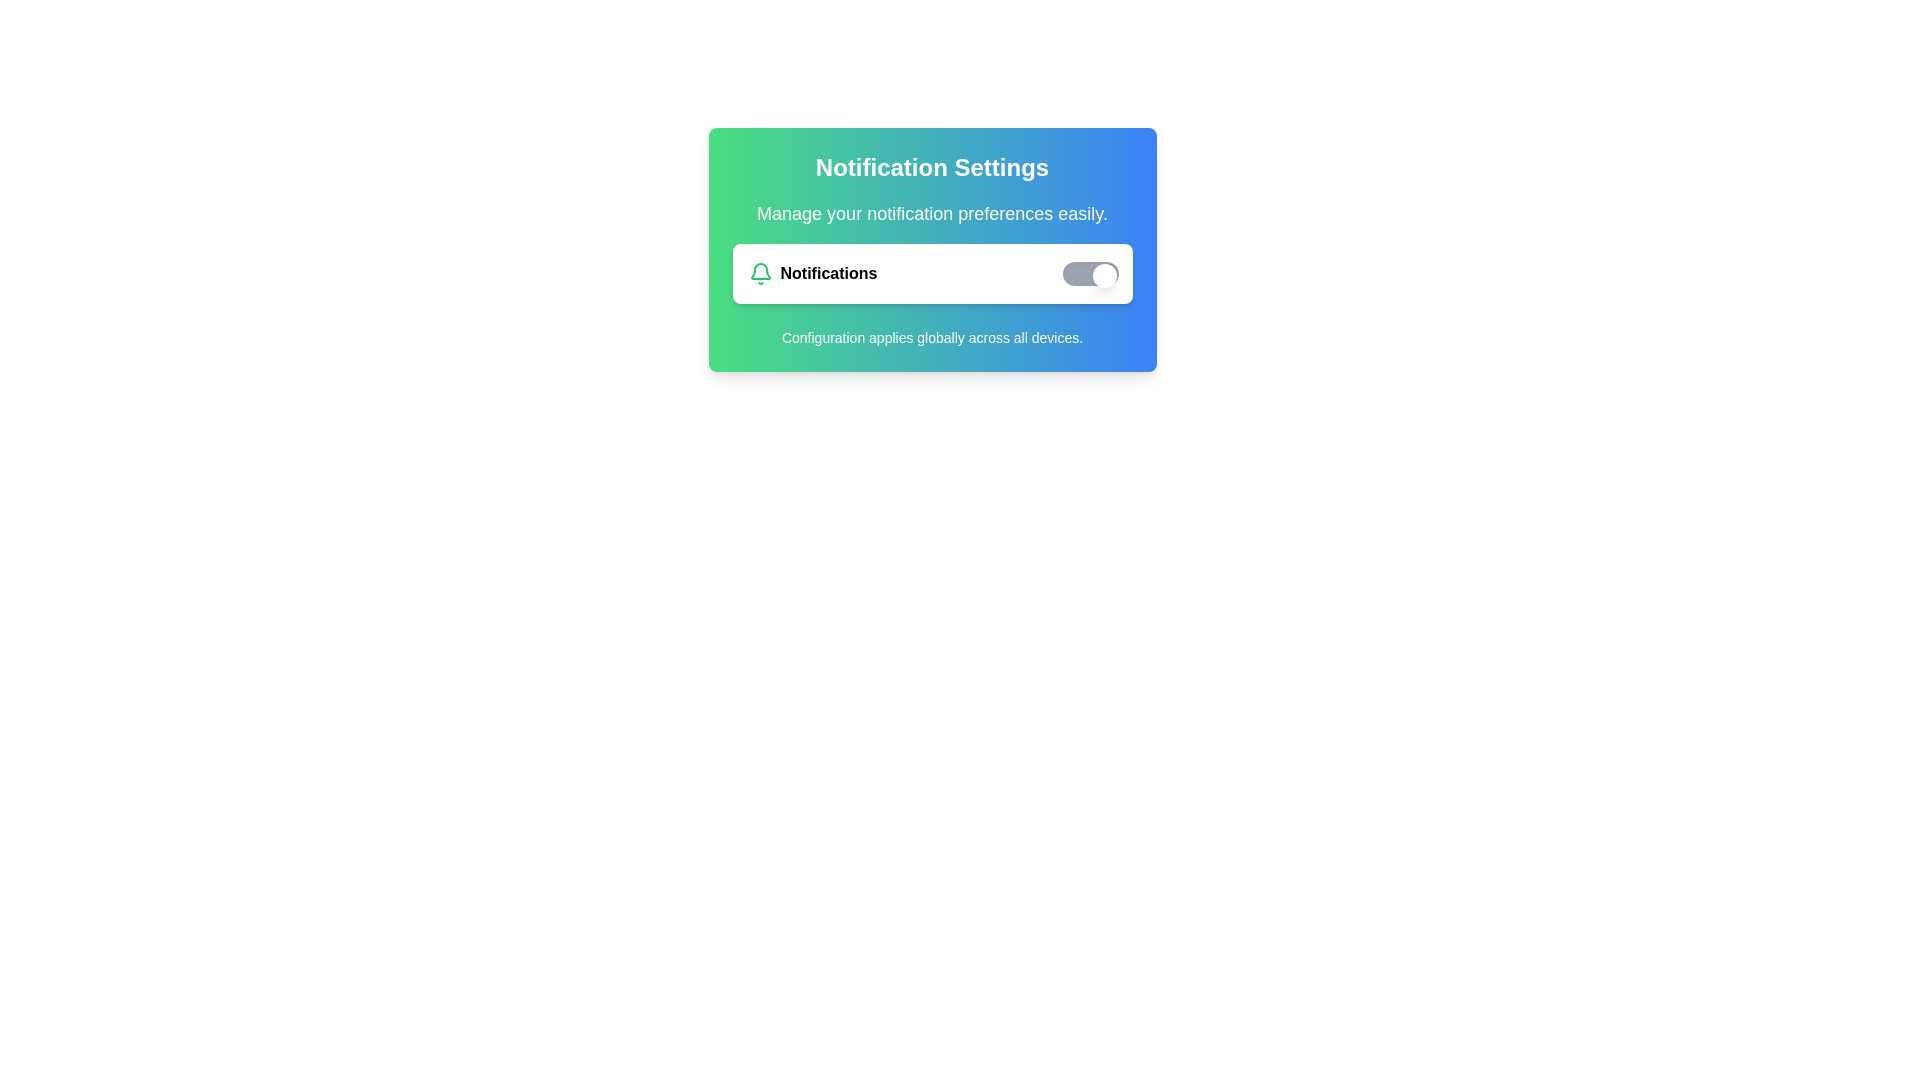  Describe the element at coordinates (759, 273) in the screenshot. I see `the bell icon that signifies notifications, located to the left of the word 'Notifications' in the user interface` at that location.